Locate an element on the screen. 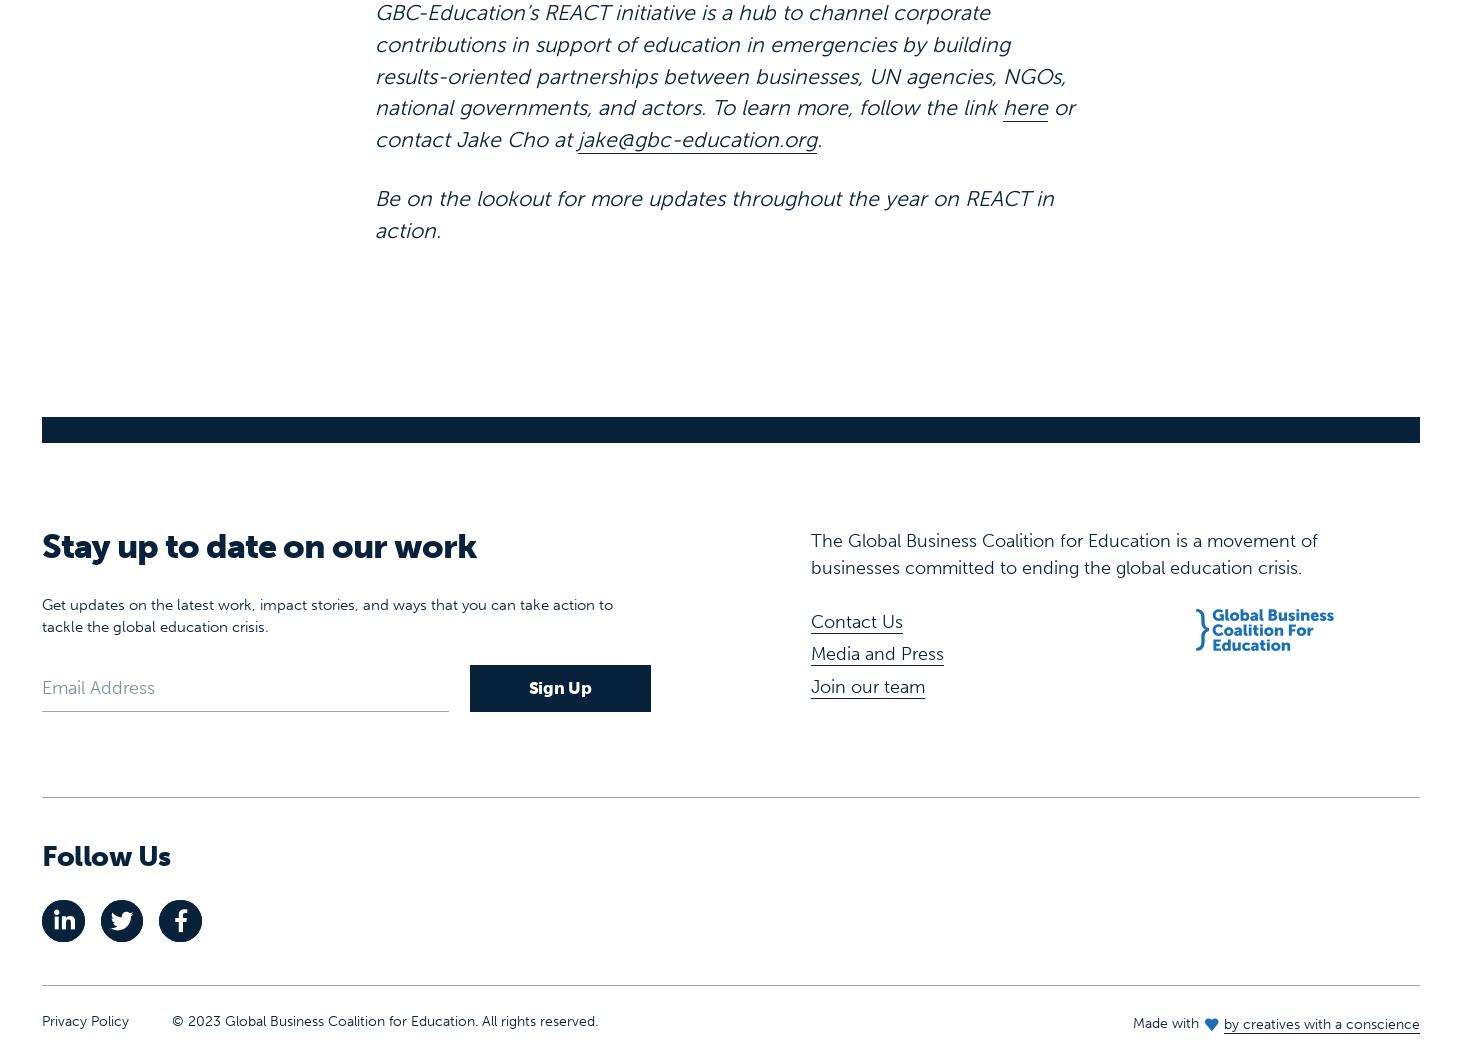 The height and width of the screenshot is (1064, 1462). 'The Global Business Coalition for Education is a movement of businesses committed to ending the global education crisis.' is located at coordinates (1063, 490).